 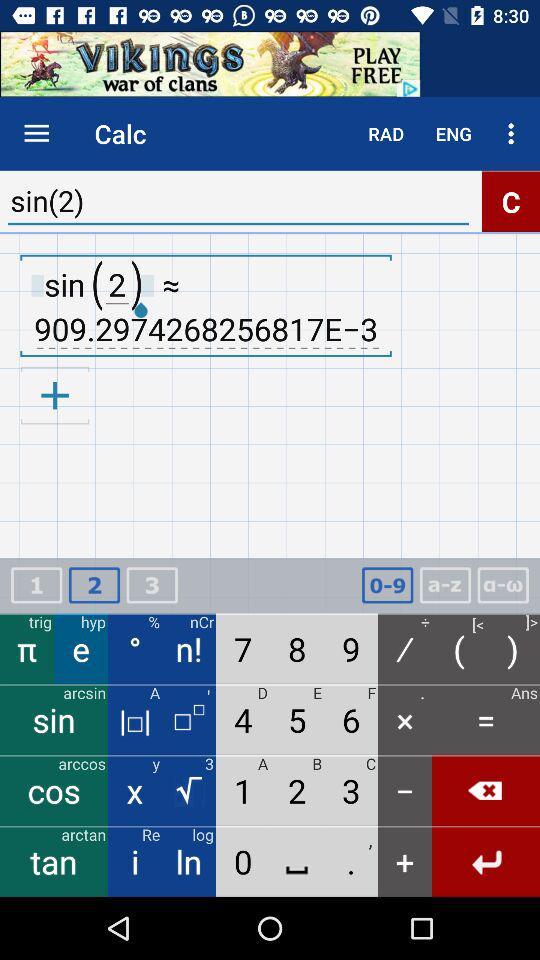 I want to click on calculator box, so click(x=502, y=585).